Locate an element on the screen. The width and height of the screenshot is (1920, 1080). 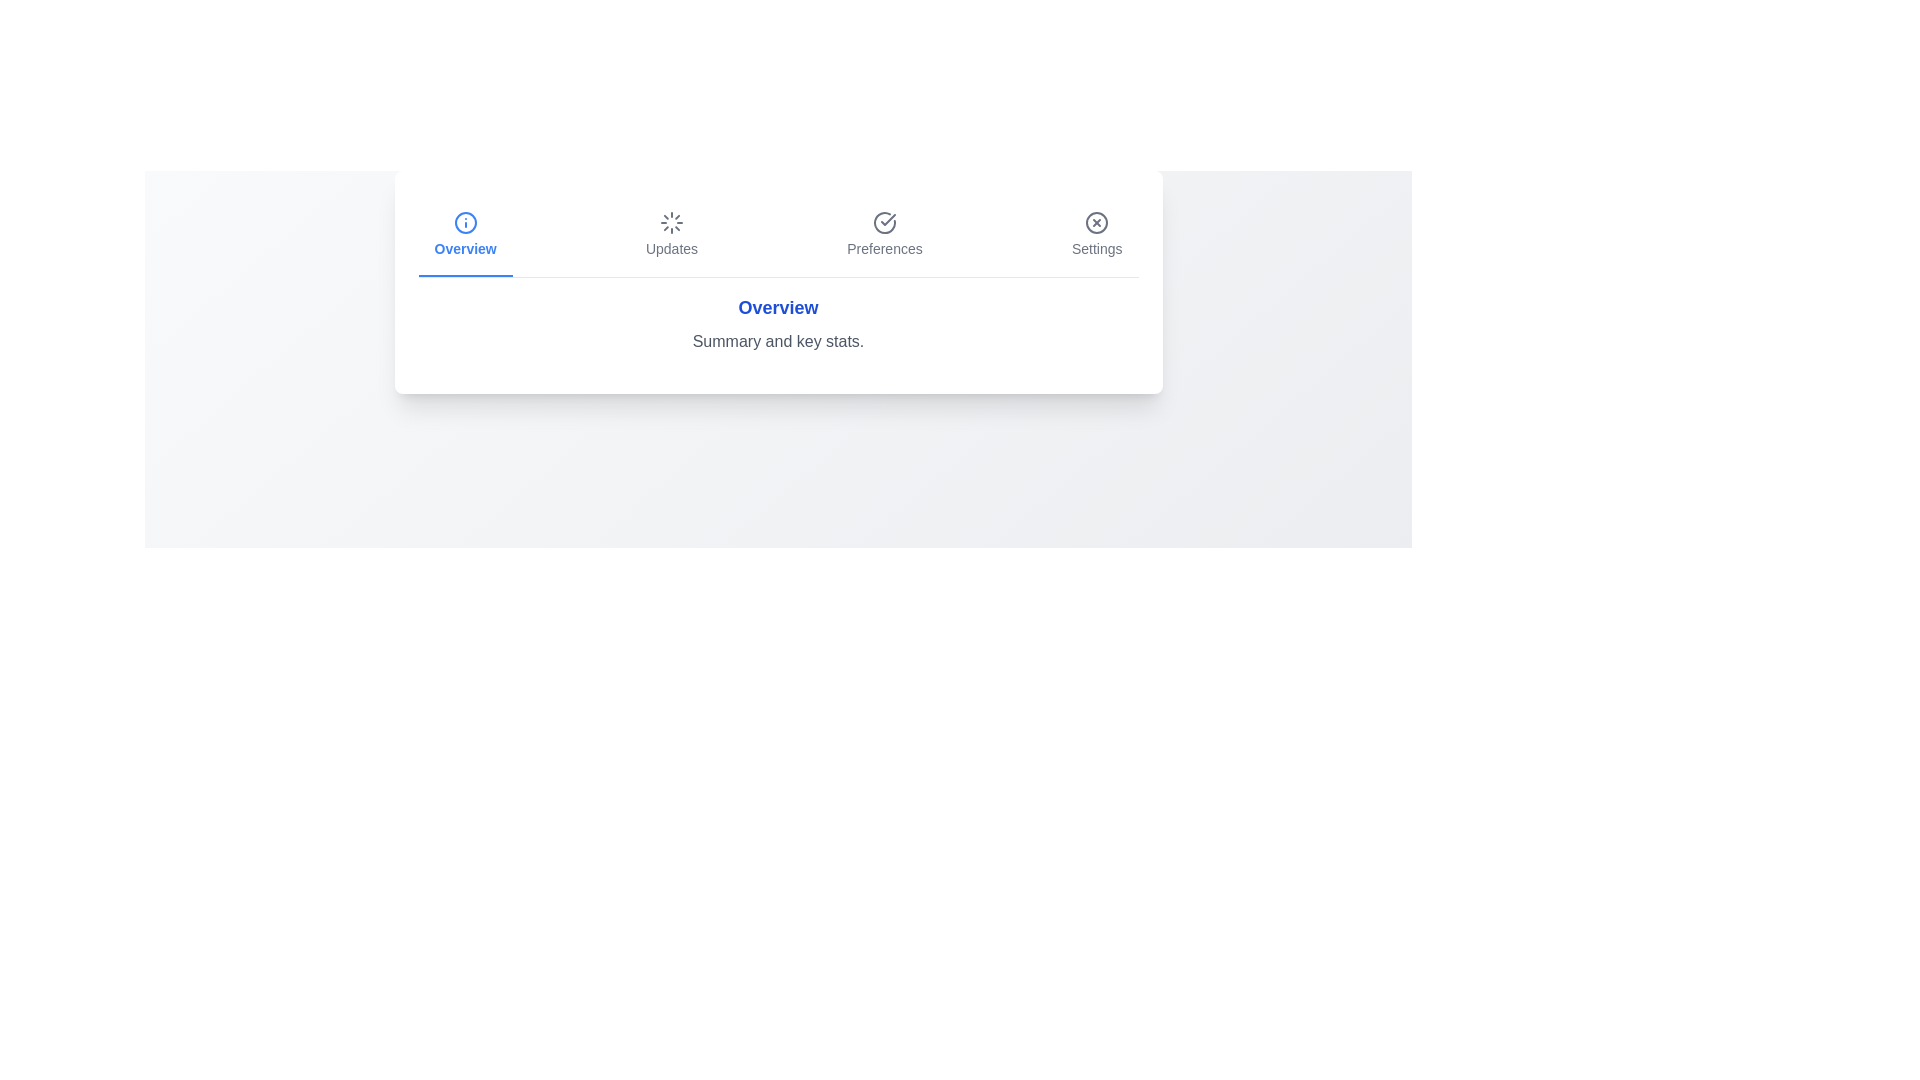
the tab labeled Preferences to activate it is located at coordinates (883, 234).